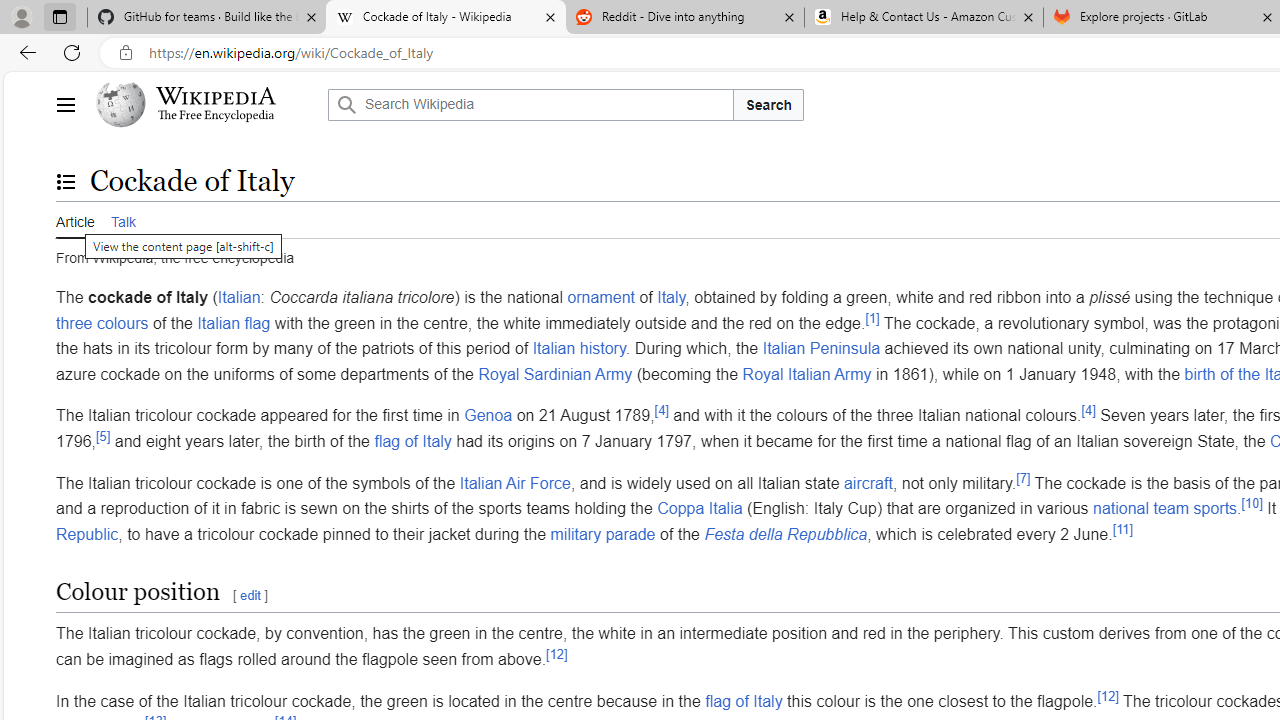  I want to click on 'Search Wikipedia', so click(531, 105).